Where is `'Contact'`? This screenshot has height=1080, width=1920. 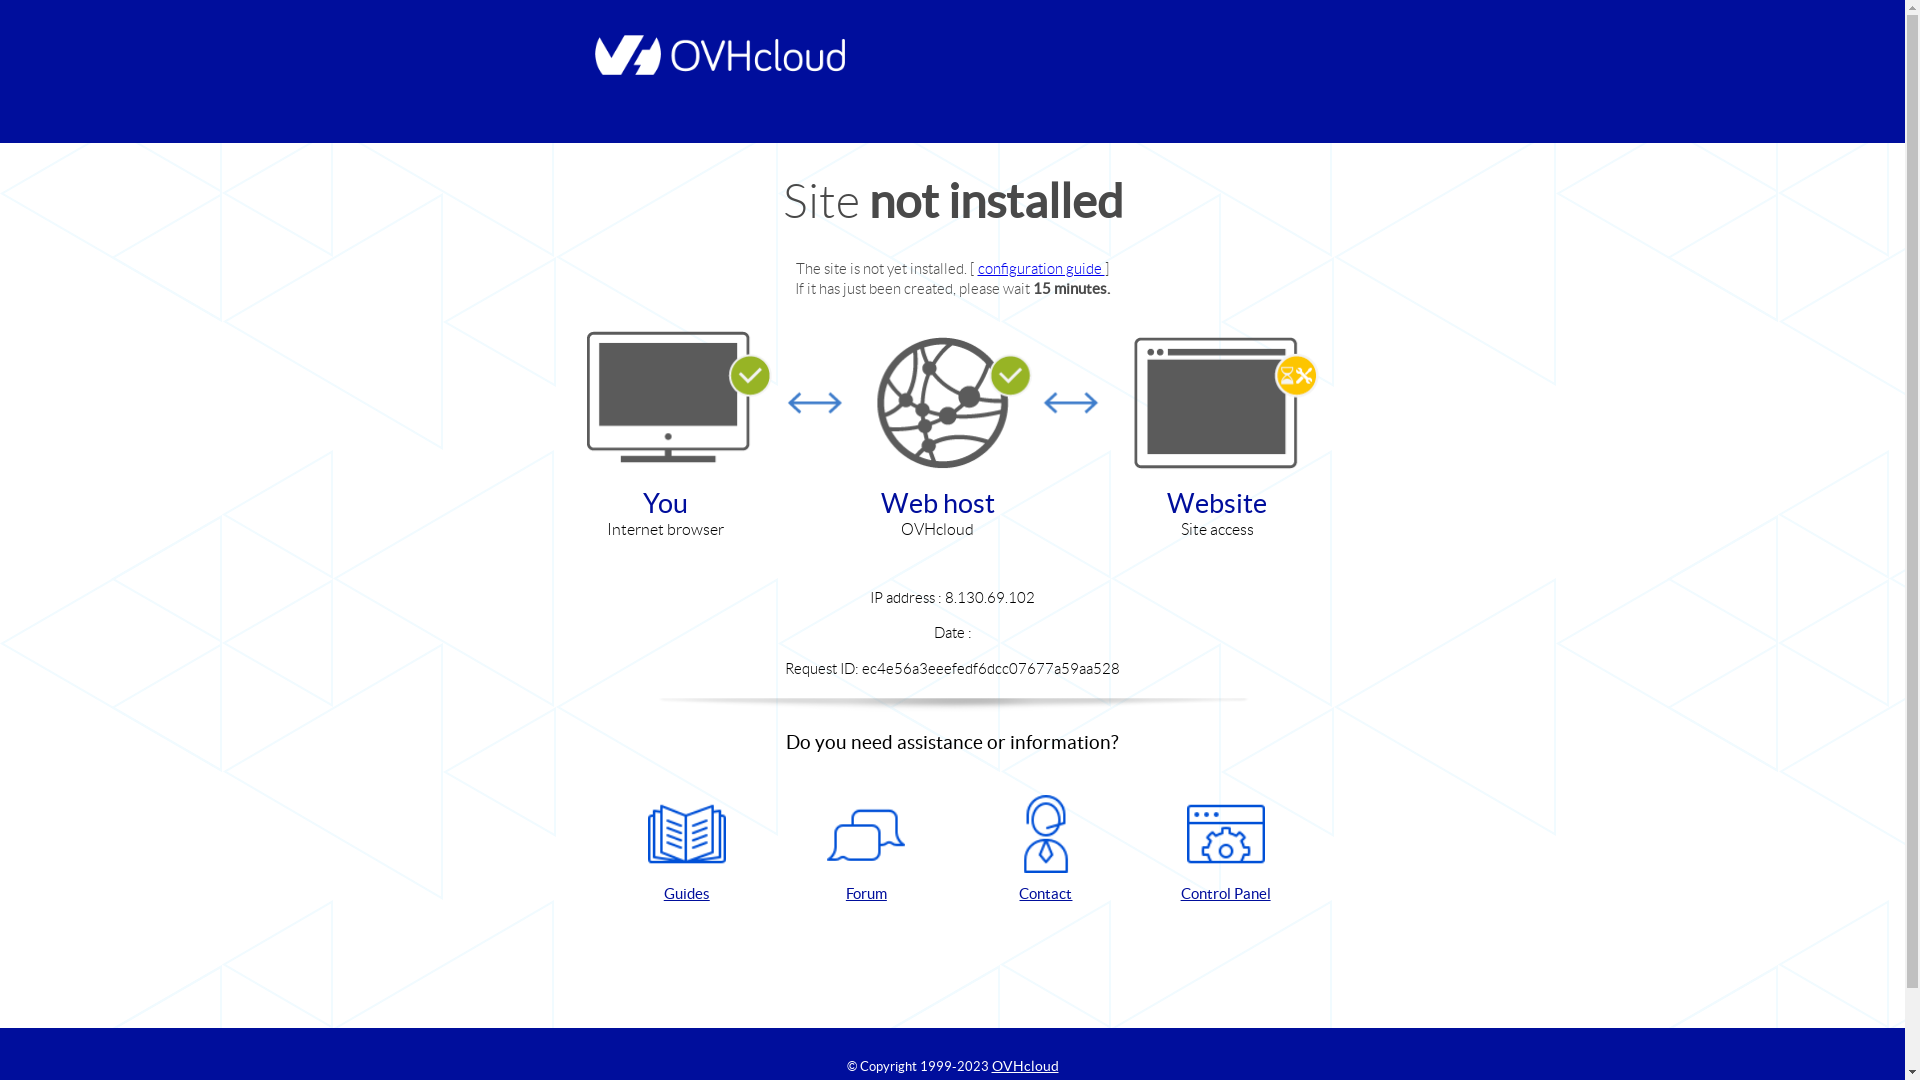
'Contact' is located at coordinates (1045, 849).